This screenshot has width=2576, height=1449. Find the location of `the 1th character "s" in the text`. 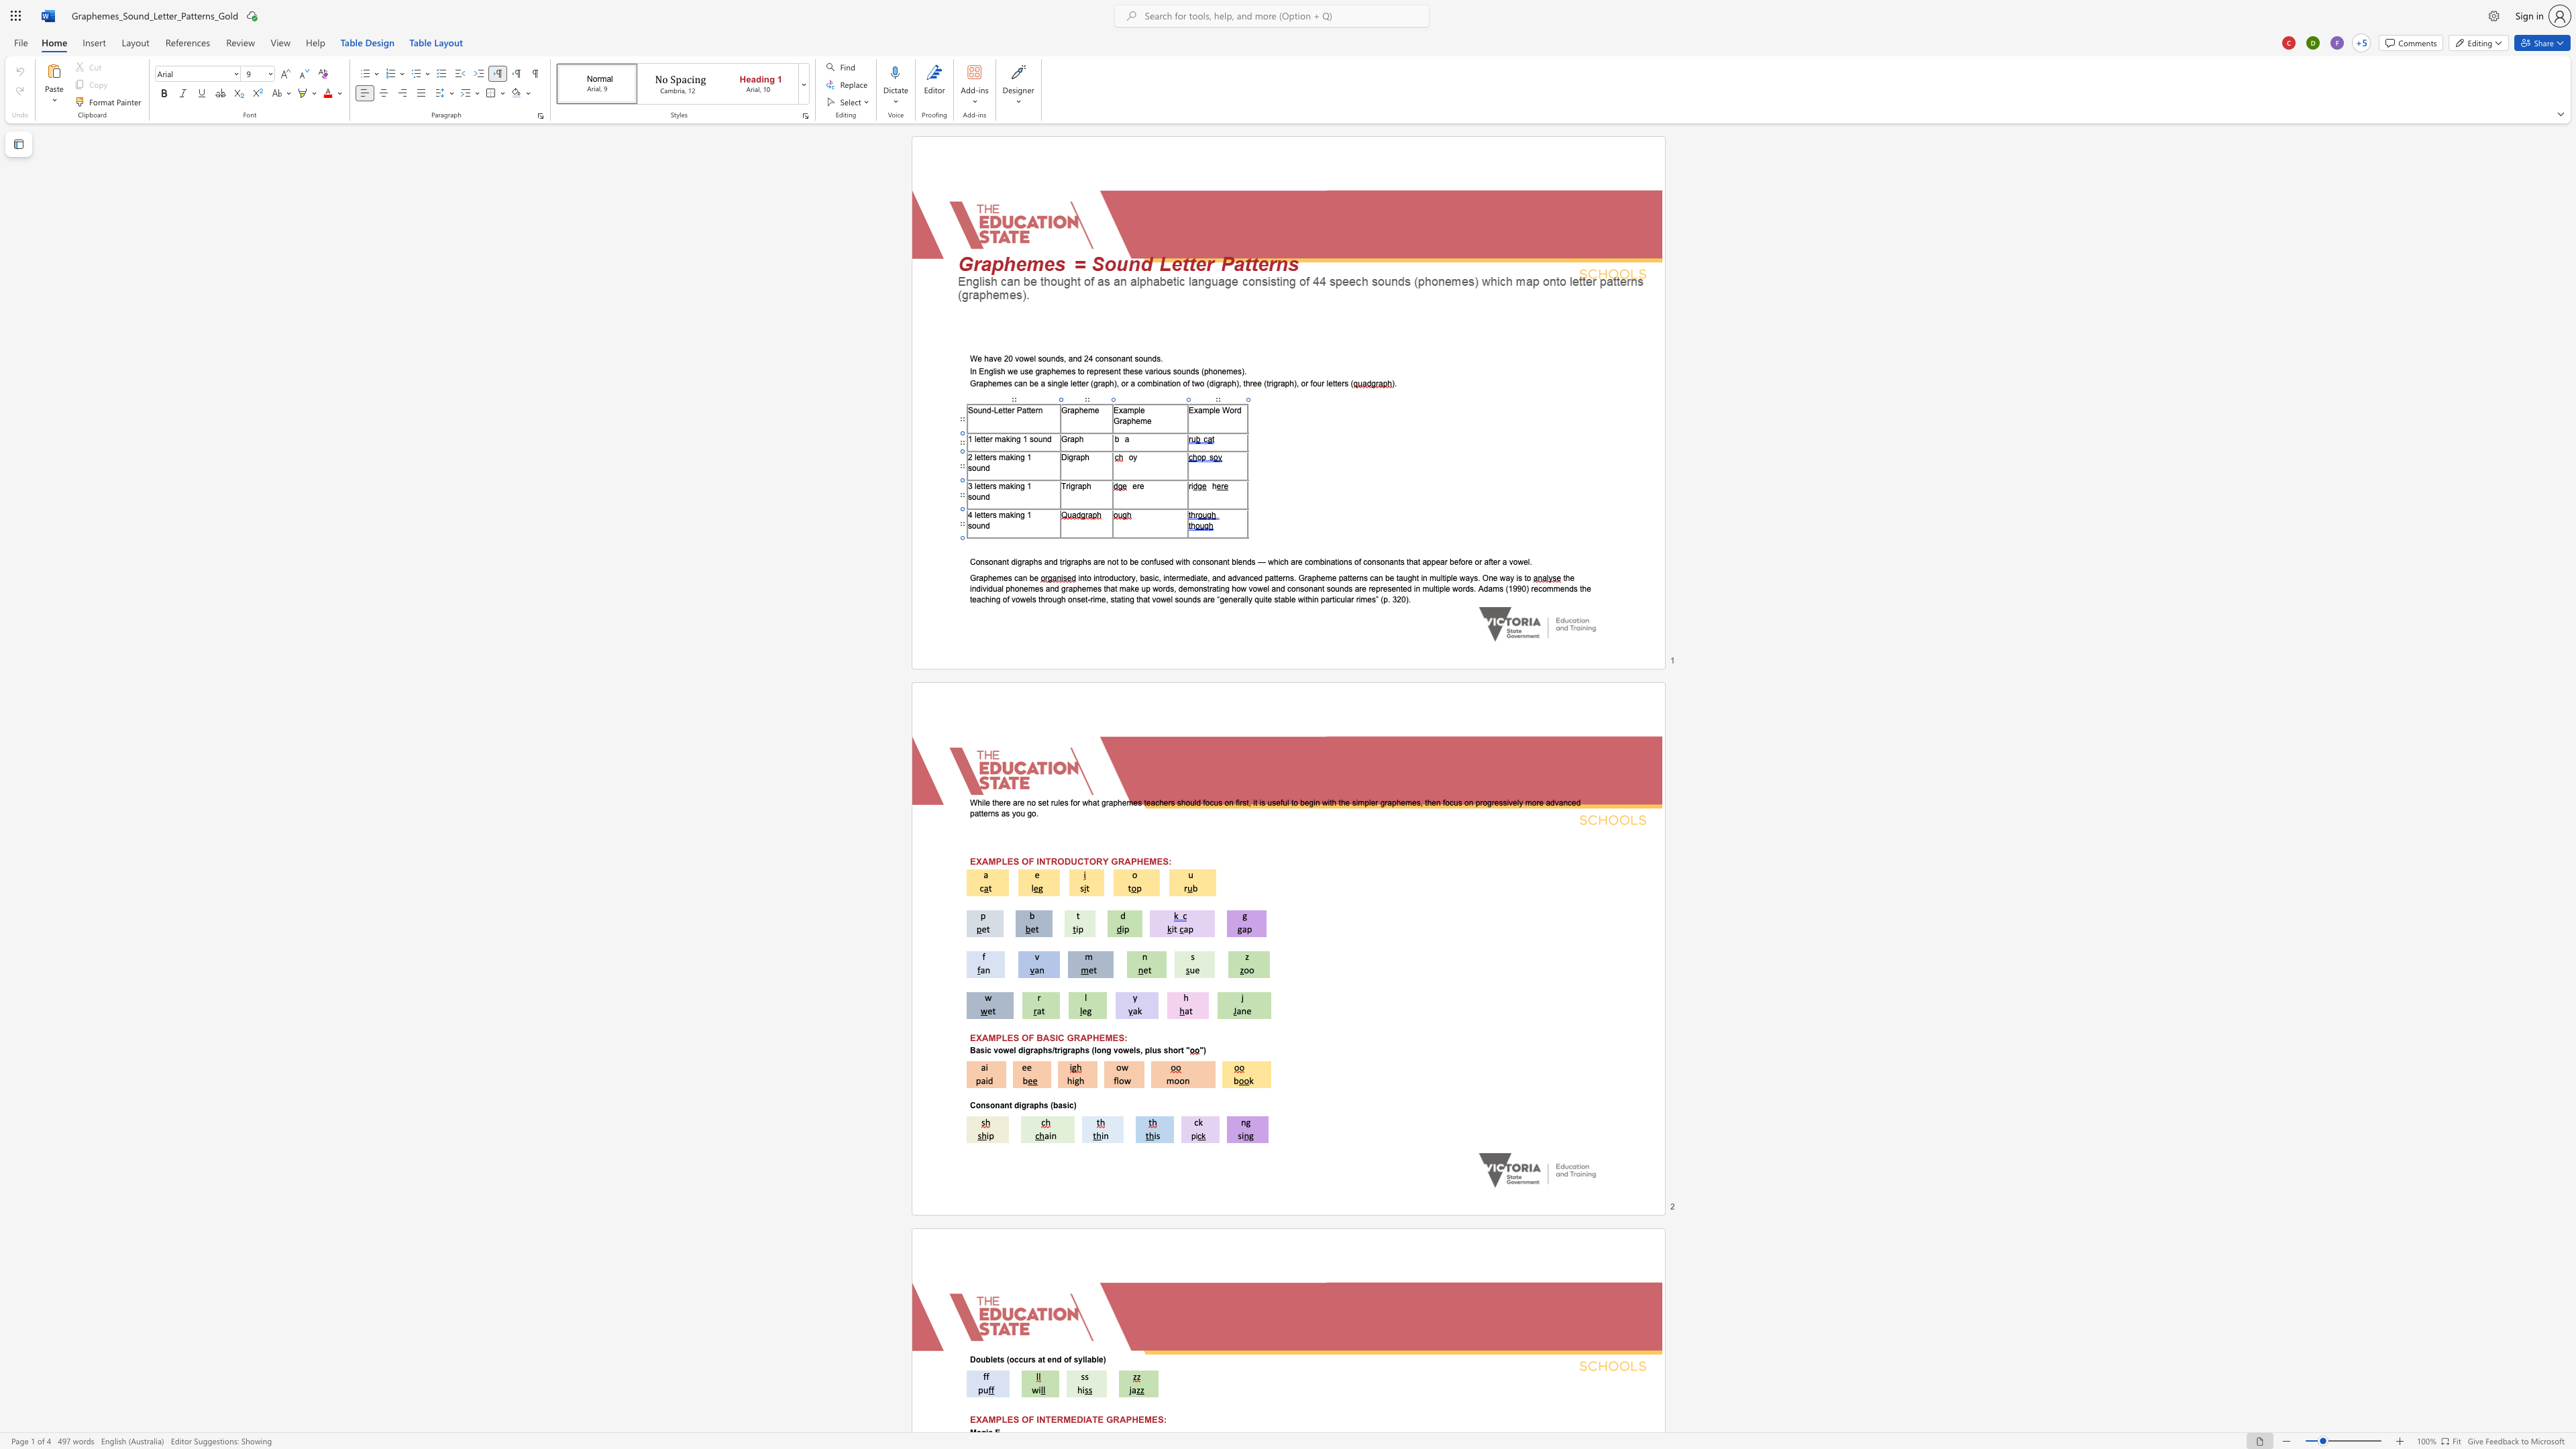

the 1th character "s" in the text is located at coordinates (1010, 578).